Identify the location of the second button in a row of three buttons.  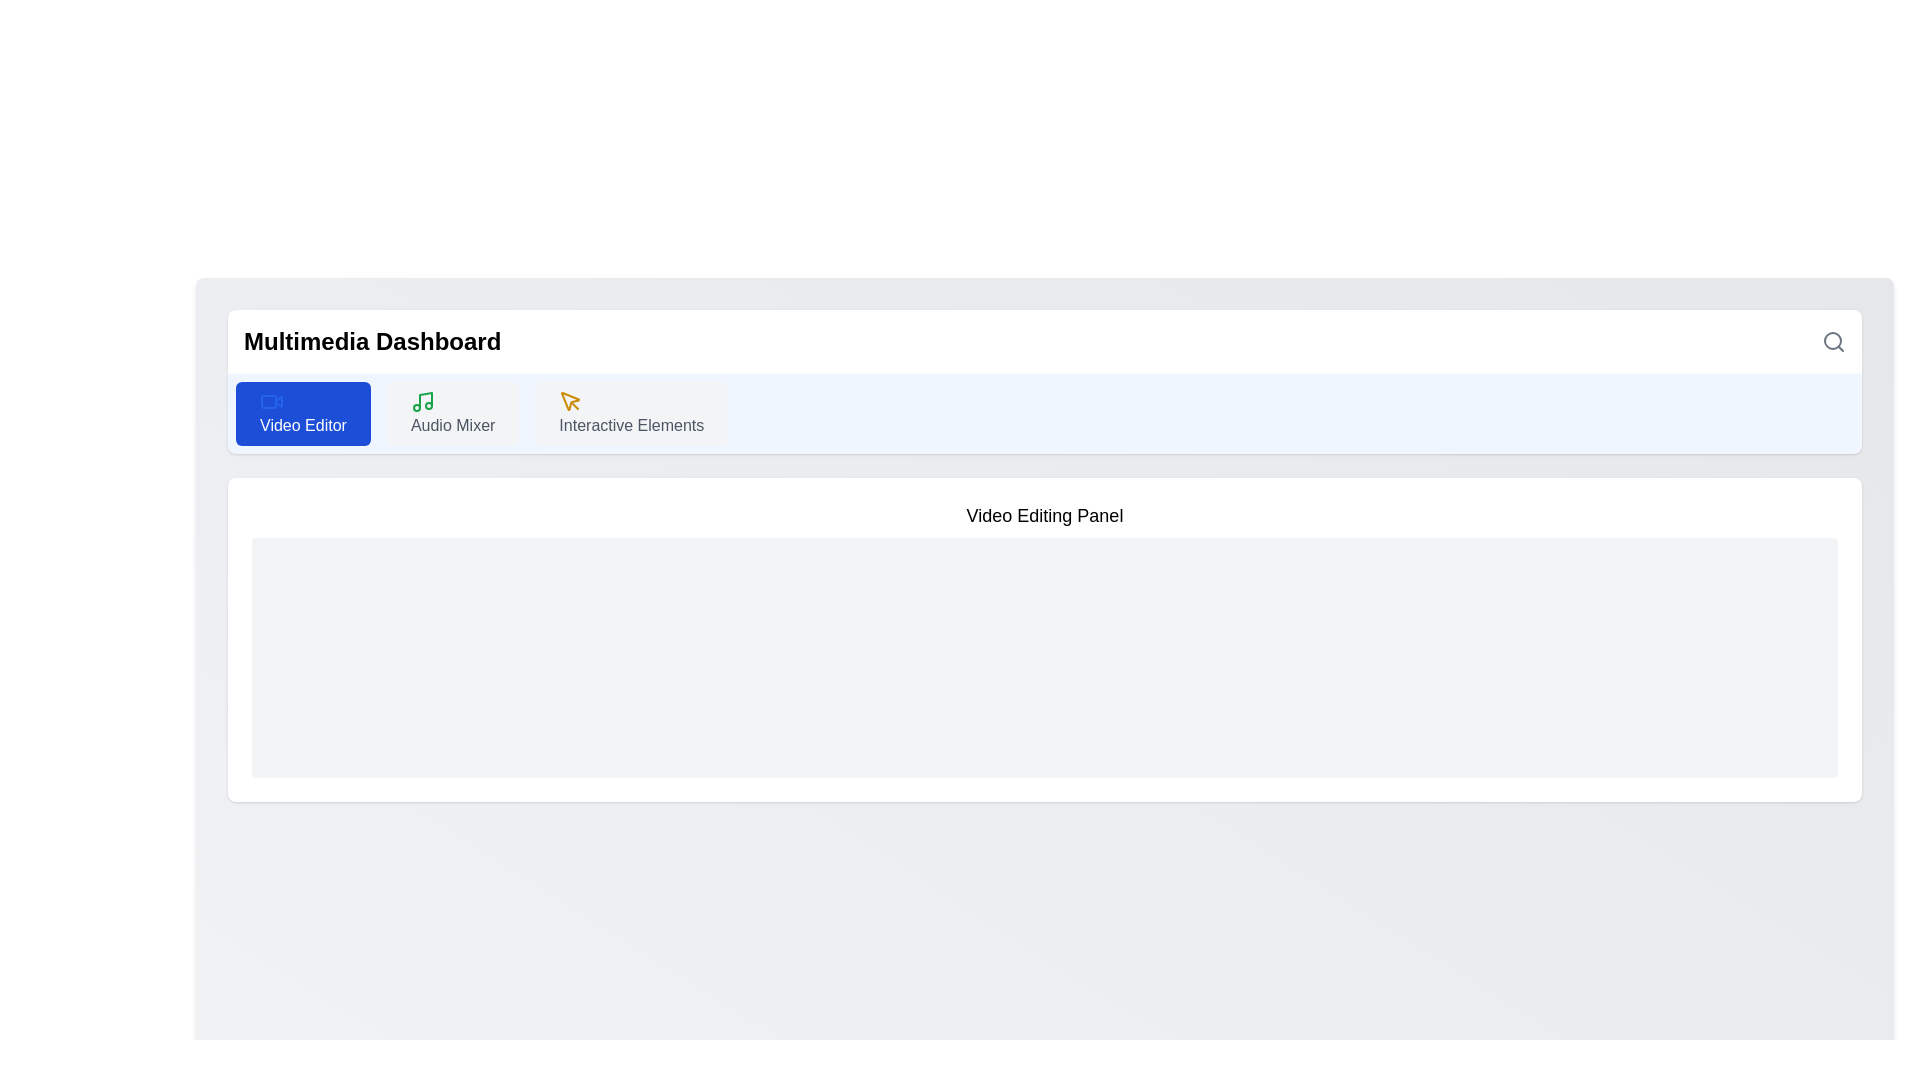
(451, 412).